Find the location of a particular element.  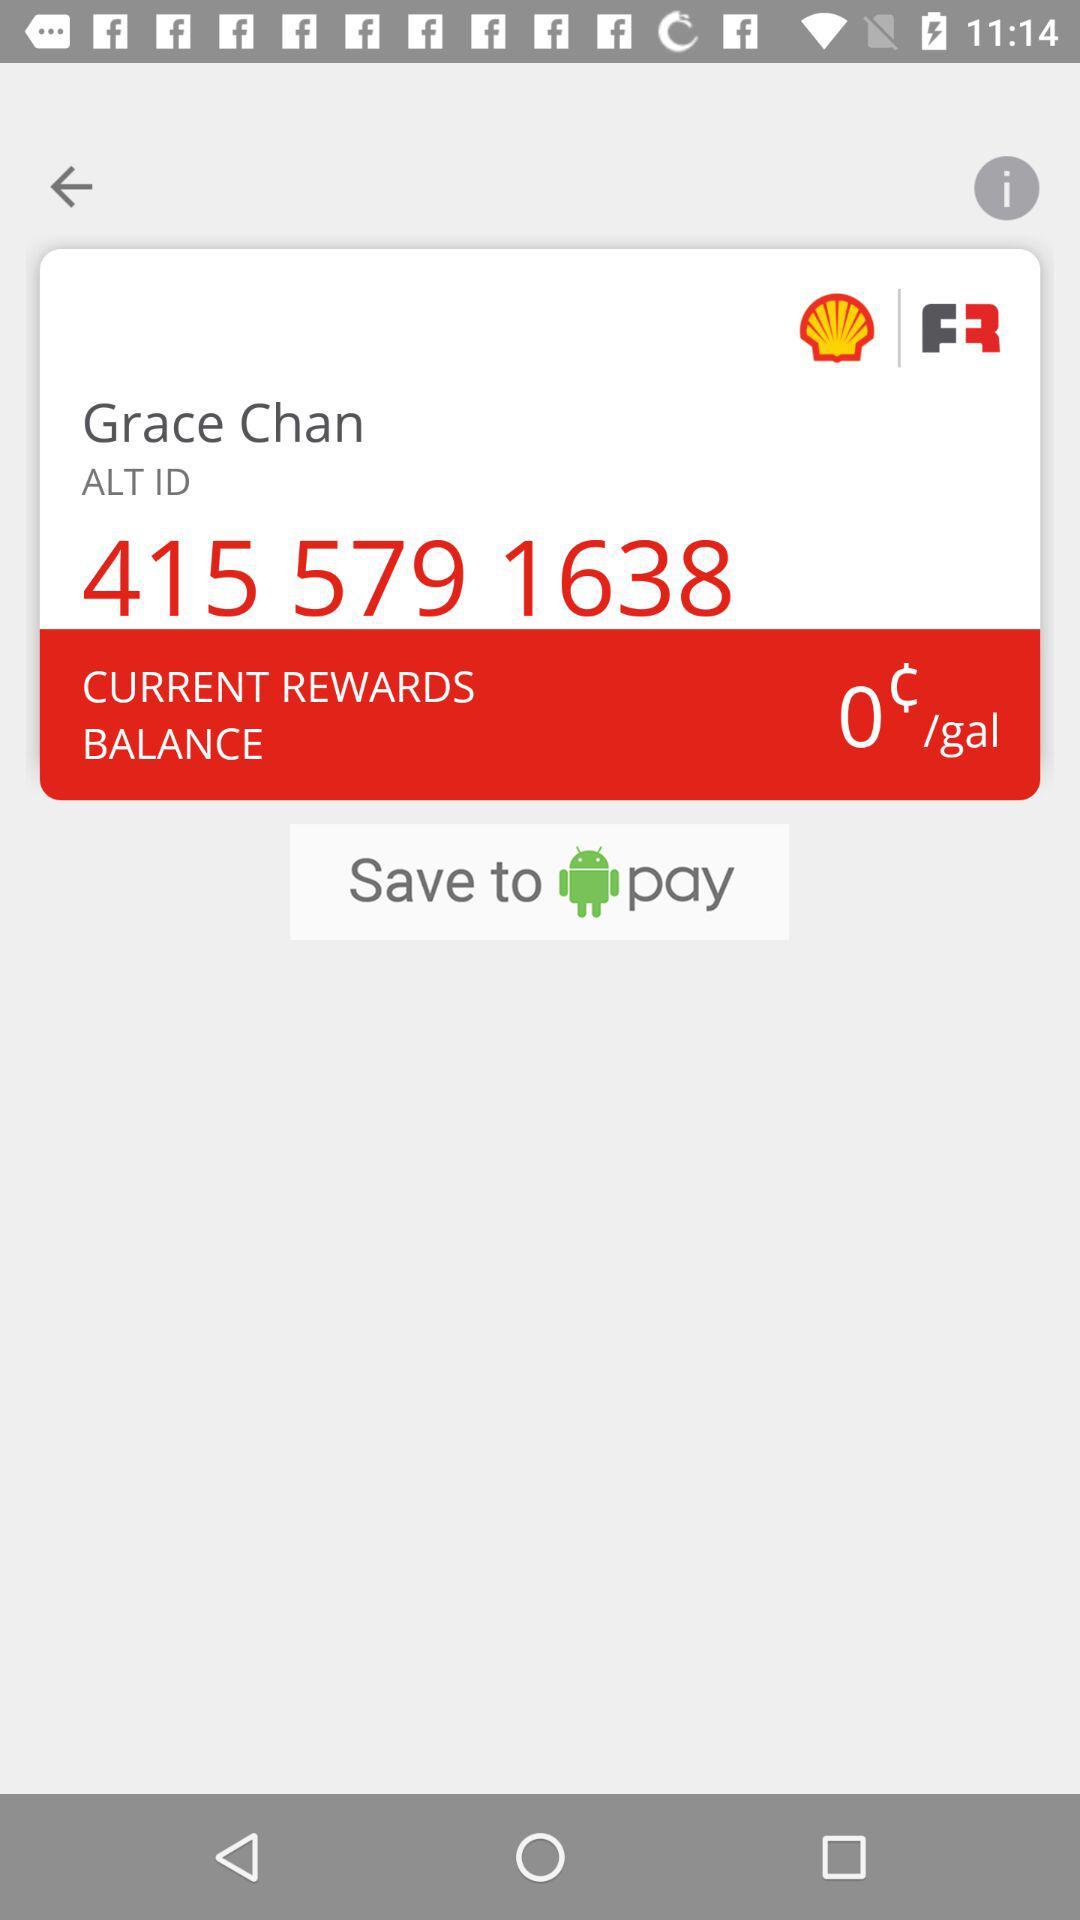

the icon below current rewards is located at coordinates (538, 881).